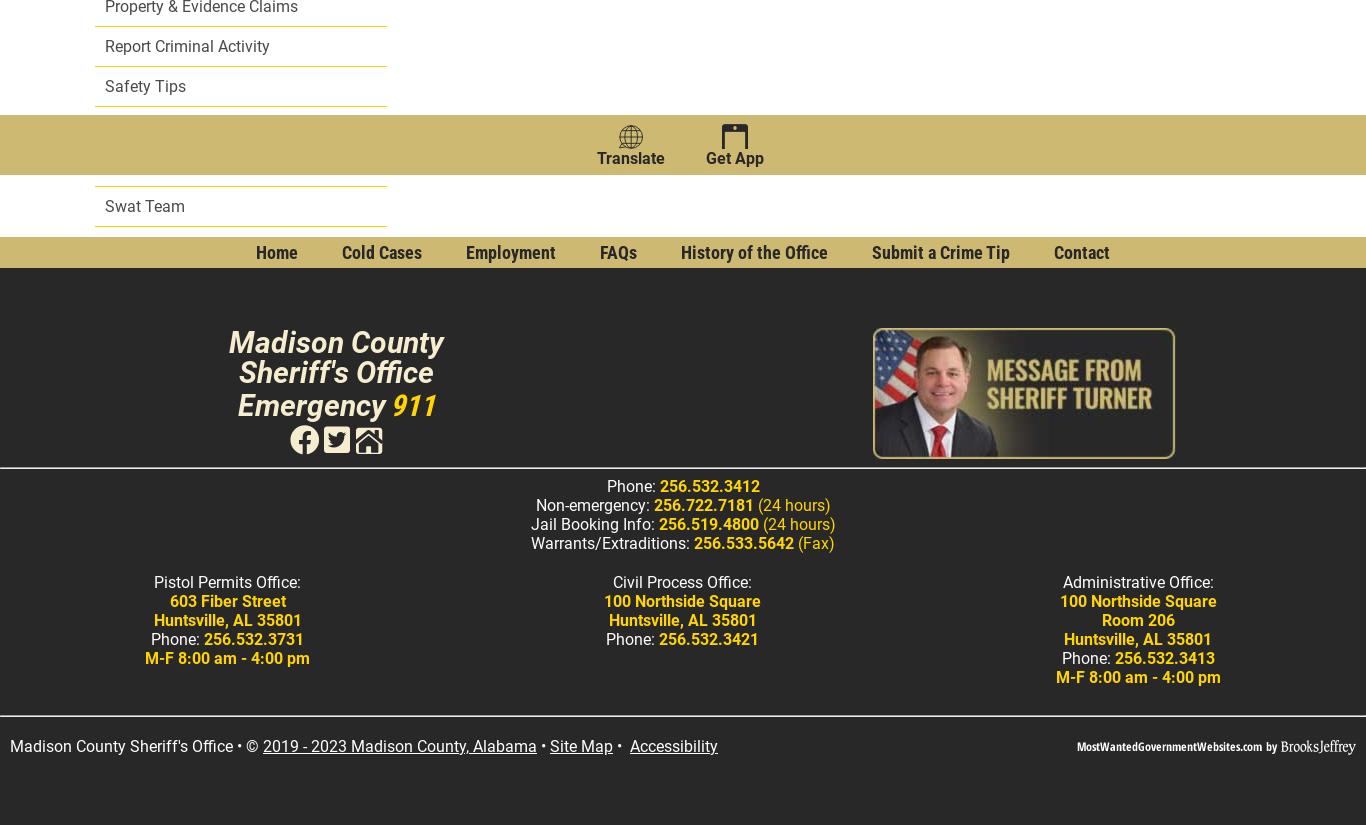  What do you see at coordinates (708, 486) in the screenshot?
I see `'256.532.3412'` at bounding box center [708, 486].